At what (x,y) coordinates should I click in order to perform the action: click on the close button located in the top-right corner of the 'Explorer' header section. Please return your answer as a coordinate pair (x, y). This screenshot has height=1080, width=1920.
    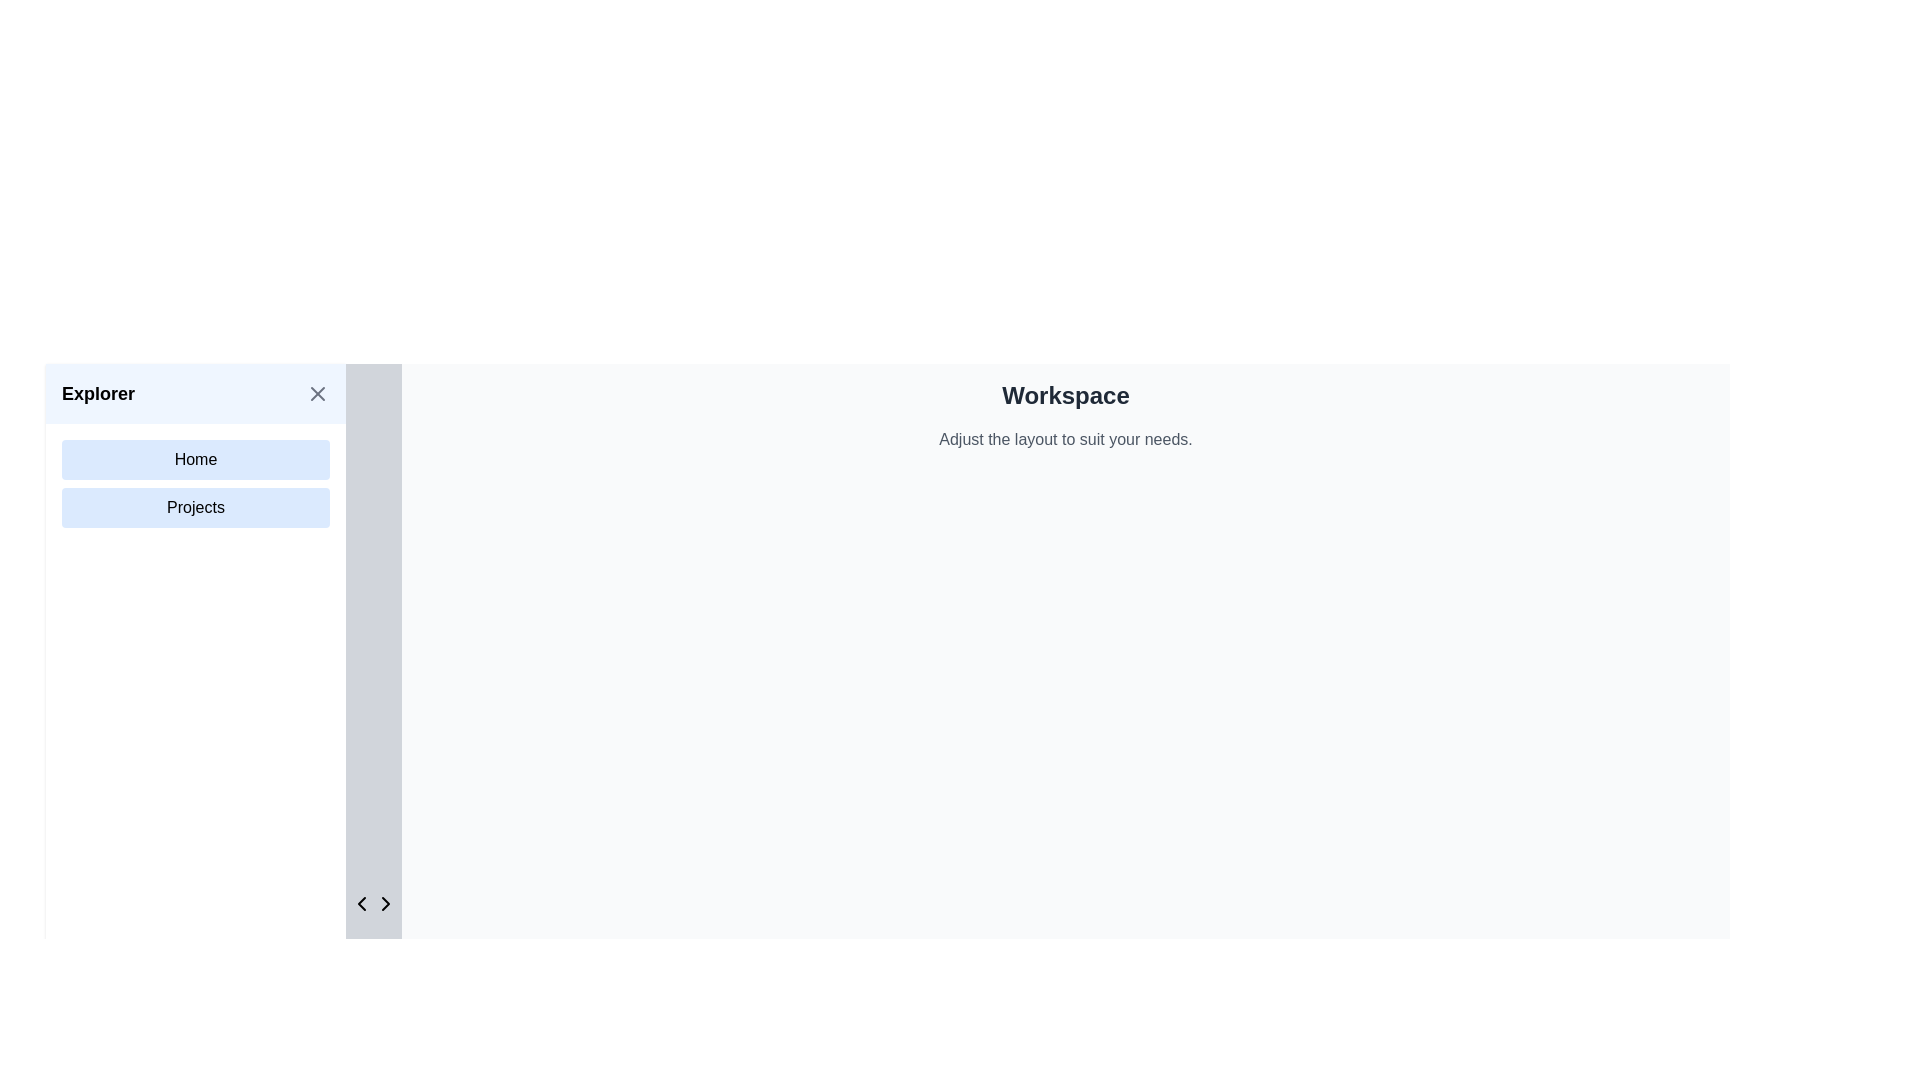
    Looking at the image, I should click on (316, 393).